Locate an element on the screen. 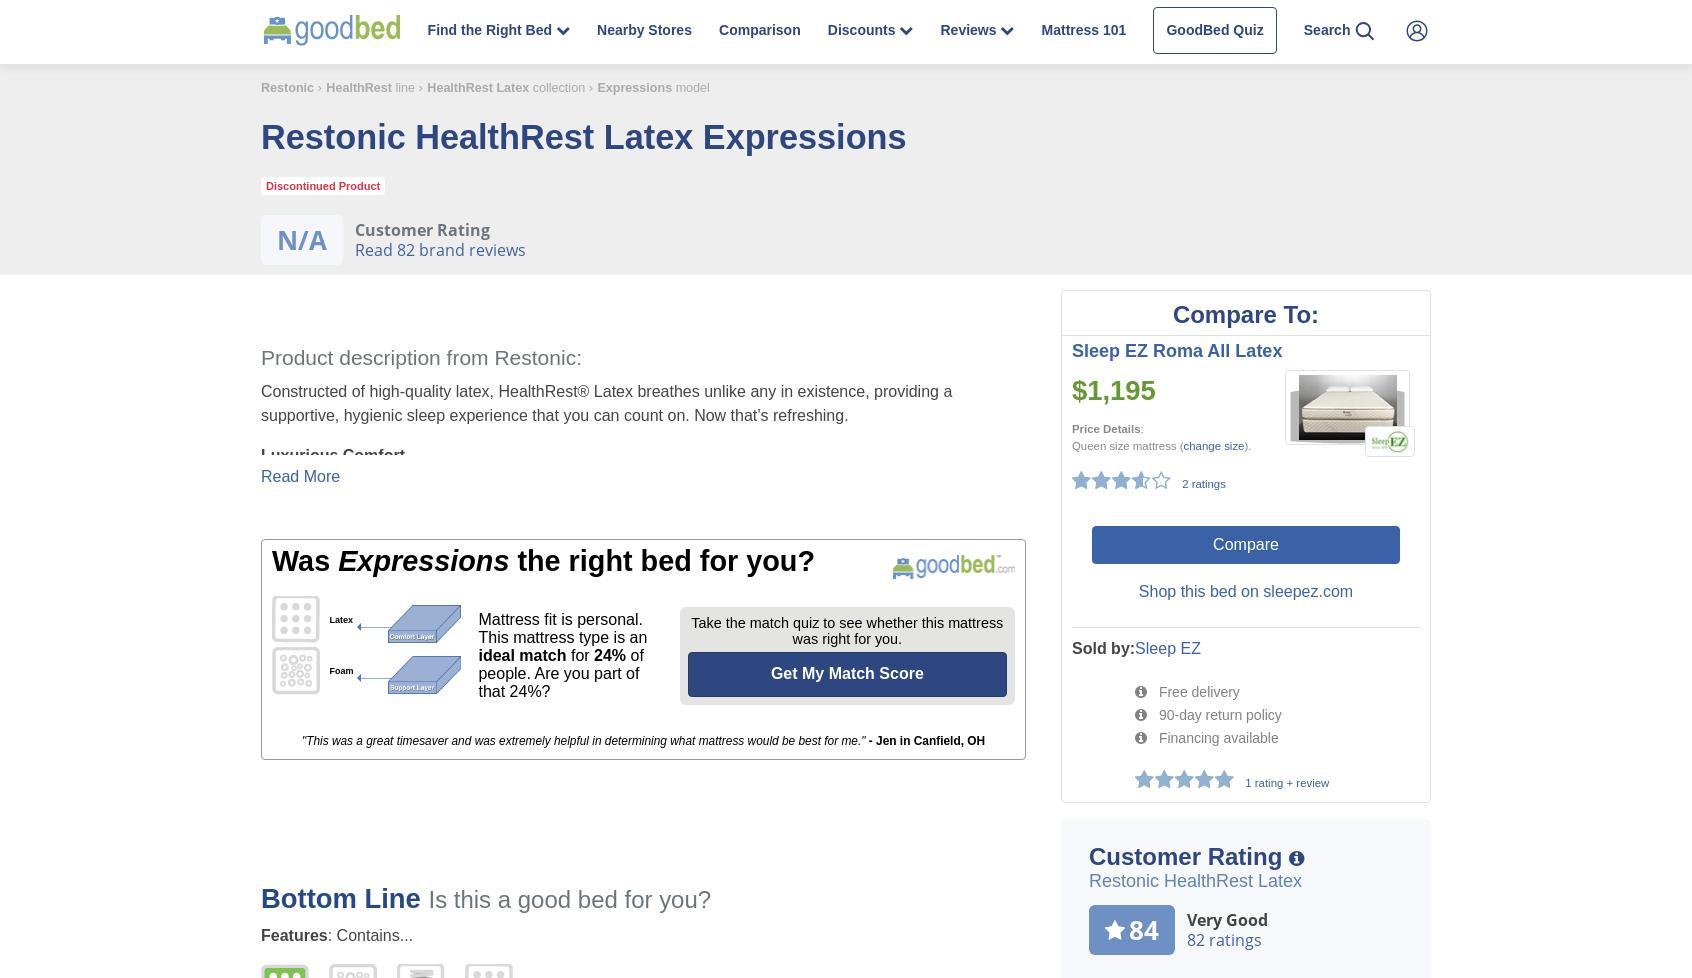 This screenshot has height=978, width=1692. 'change size' is located at coordinates (1213, 444).